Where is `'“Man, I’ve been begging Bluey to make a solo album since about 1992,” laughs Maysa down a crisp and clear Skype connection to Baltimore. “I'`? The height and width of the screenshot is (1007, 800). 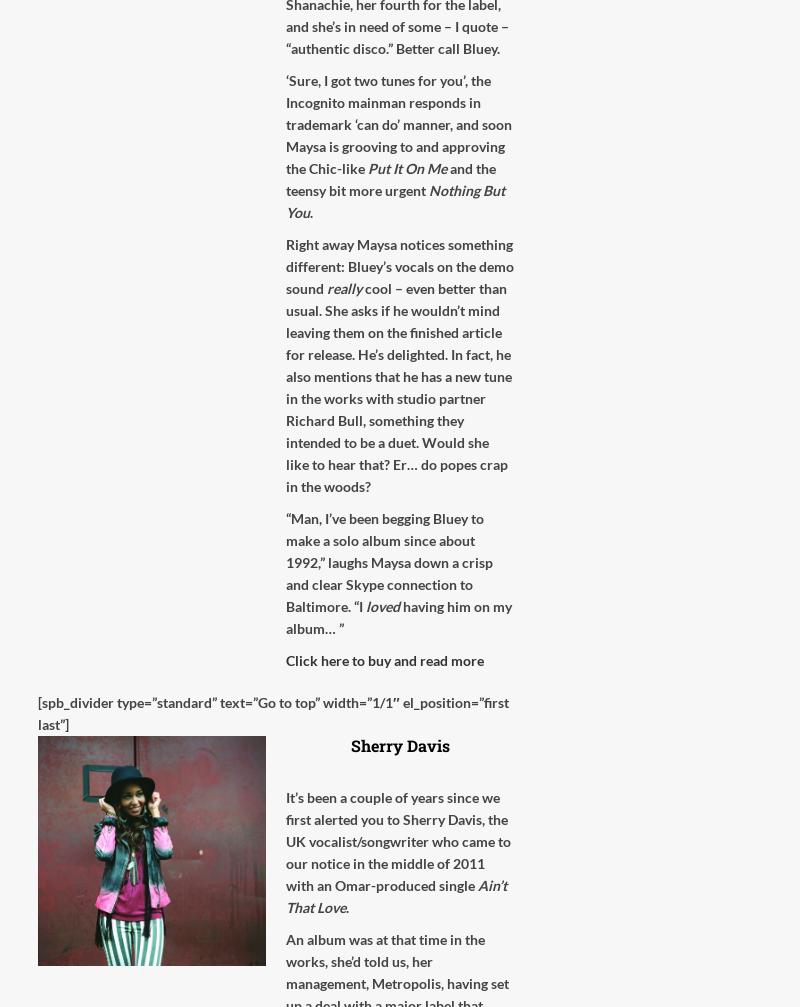
'“Man, I’ve been begging Bluey to make a solo album since about 1992,” laughs Maysa down a crisp and clear Skype connection to Baltimore. “I' is located at coordinates (388, 561).